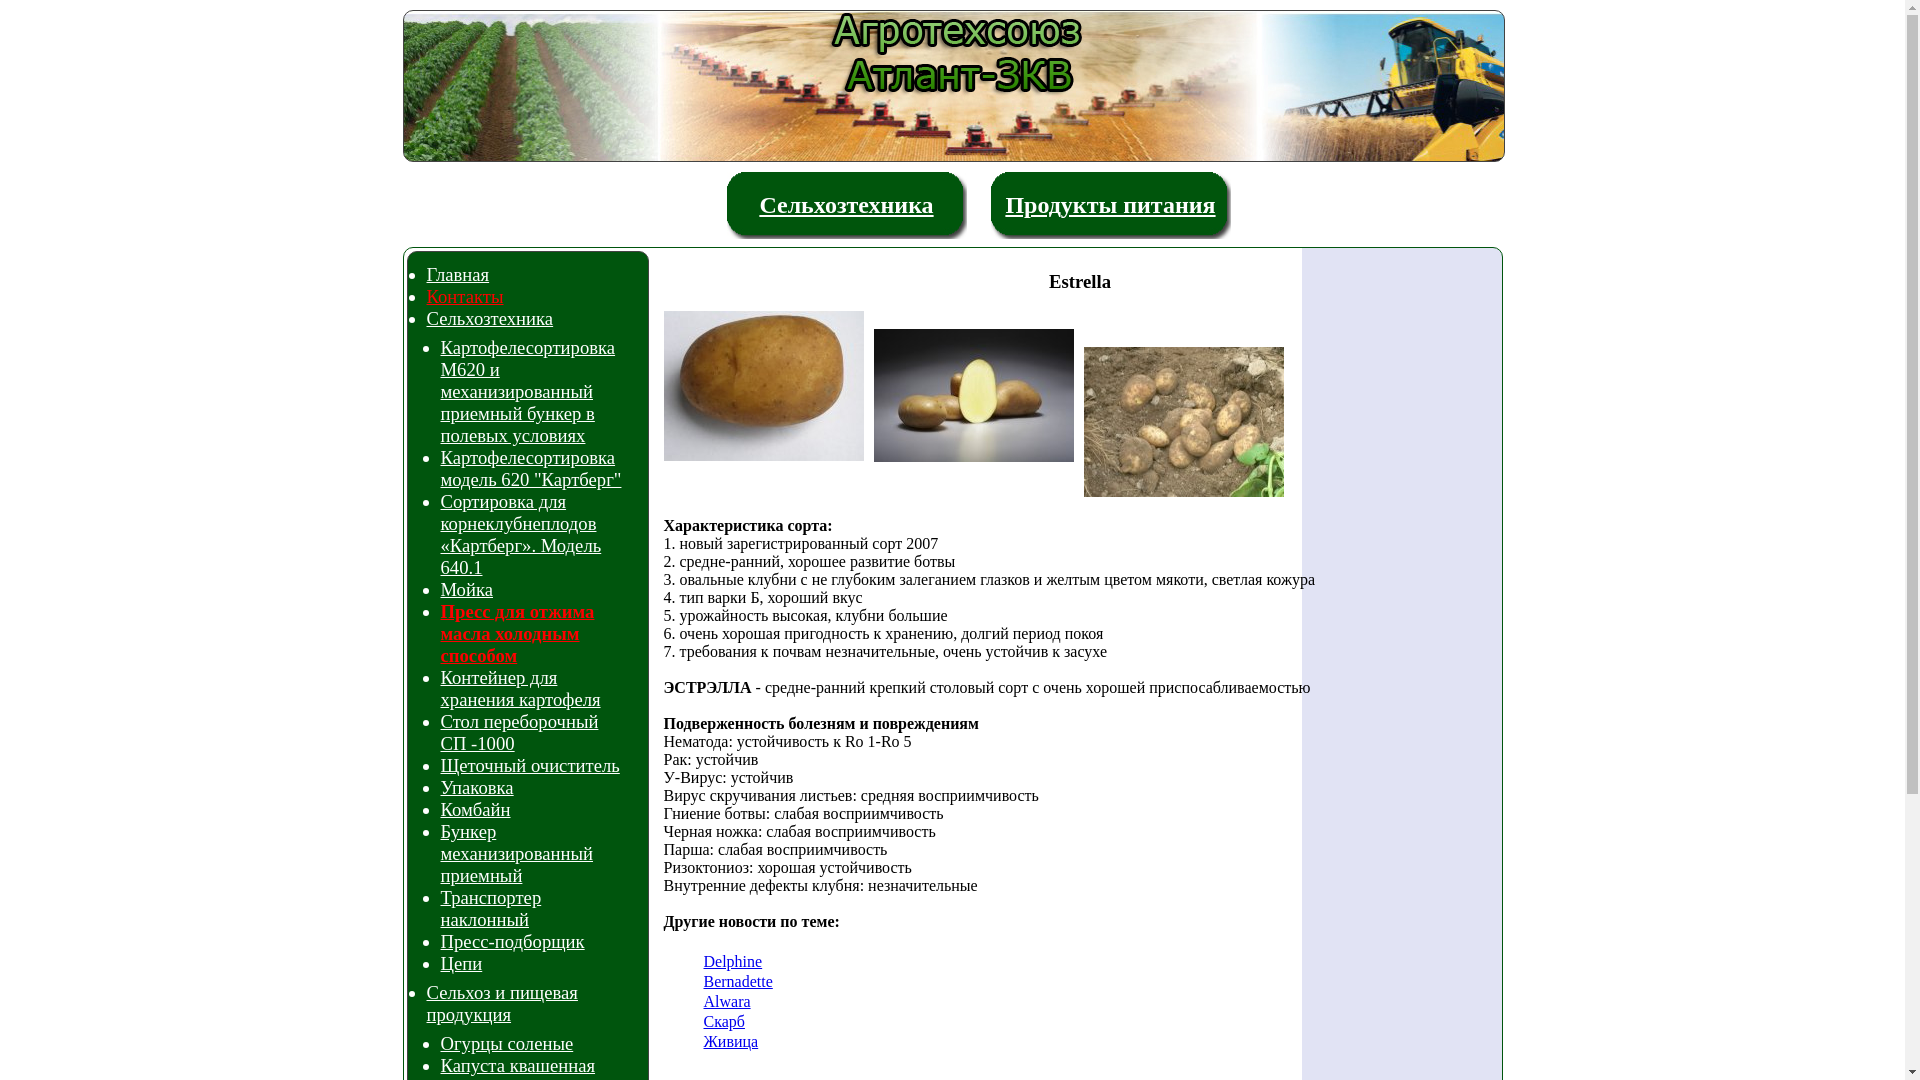  Describe the element at coordinates (767, 390) in the screenshot. I see `'Estrella'` at that location.